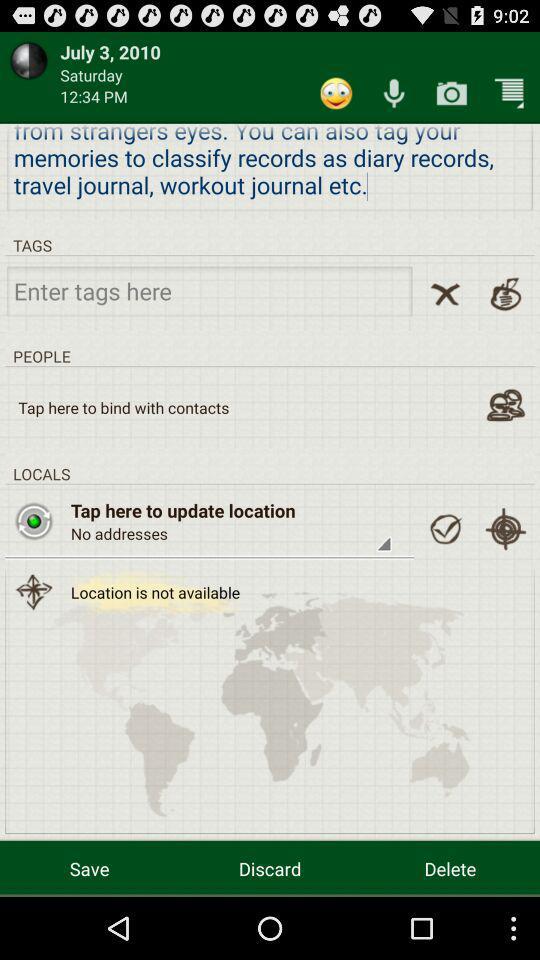  What do you see at coordinates (336, 93) in the screenshot?
I see `the item to the right of the saturday` at bounding box center [336, 93].